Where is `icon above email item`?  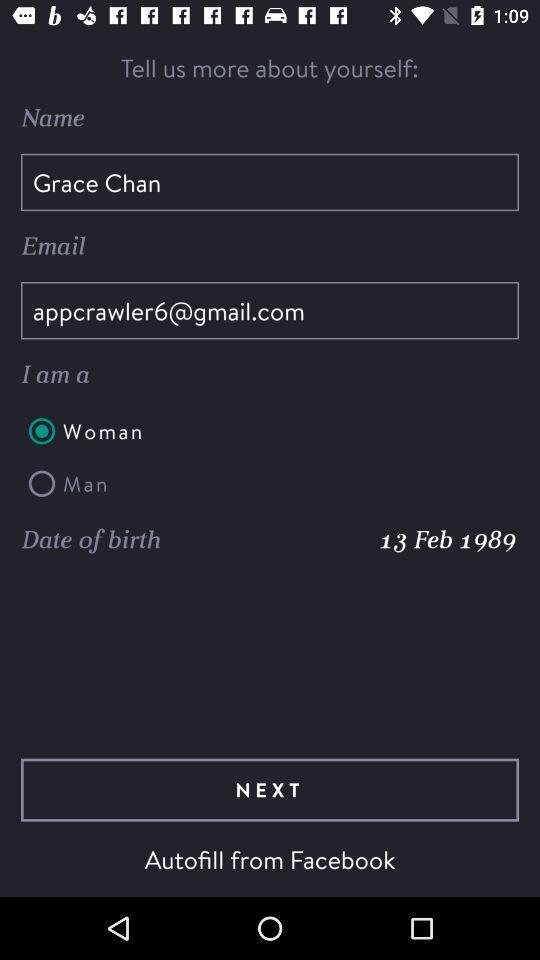
icon above email item is located at coordinates (270, 182).